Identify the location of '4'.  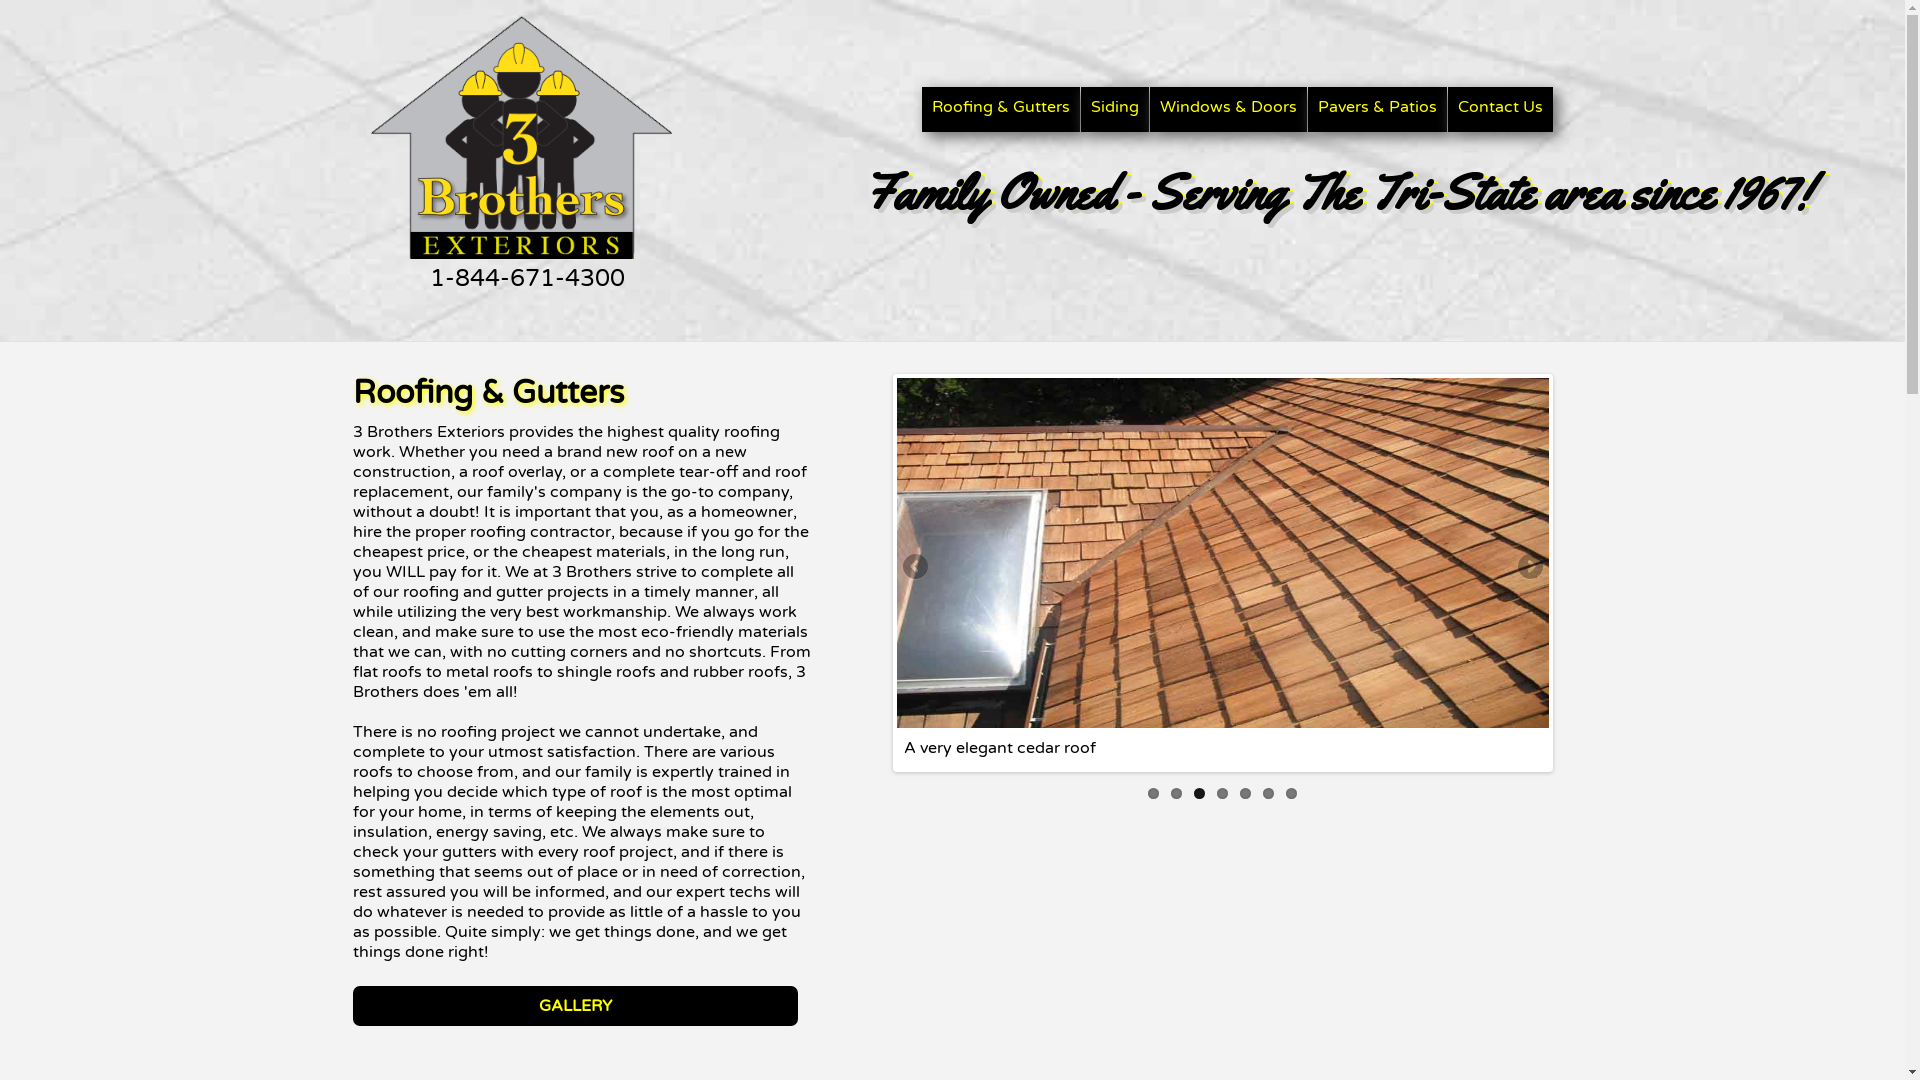
(1221, 792).